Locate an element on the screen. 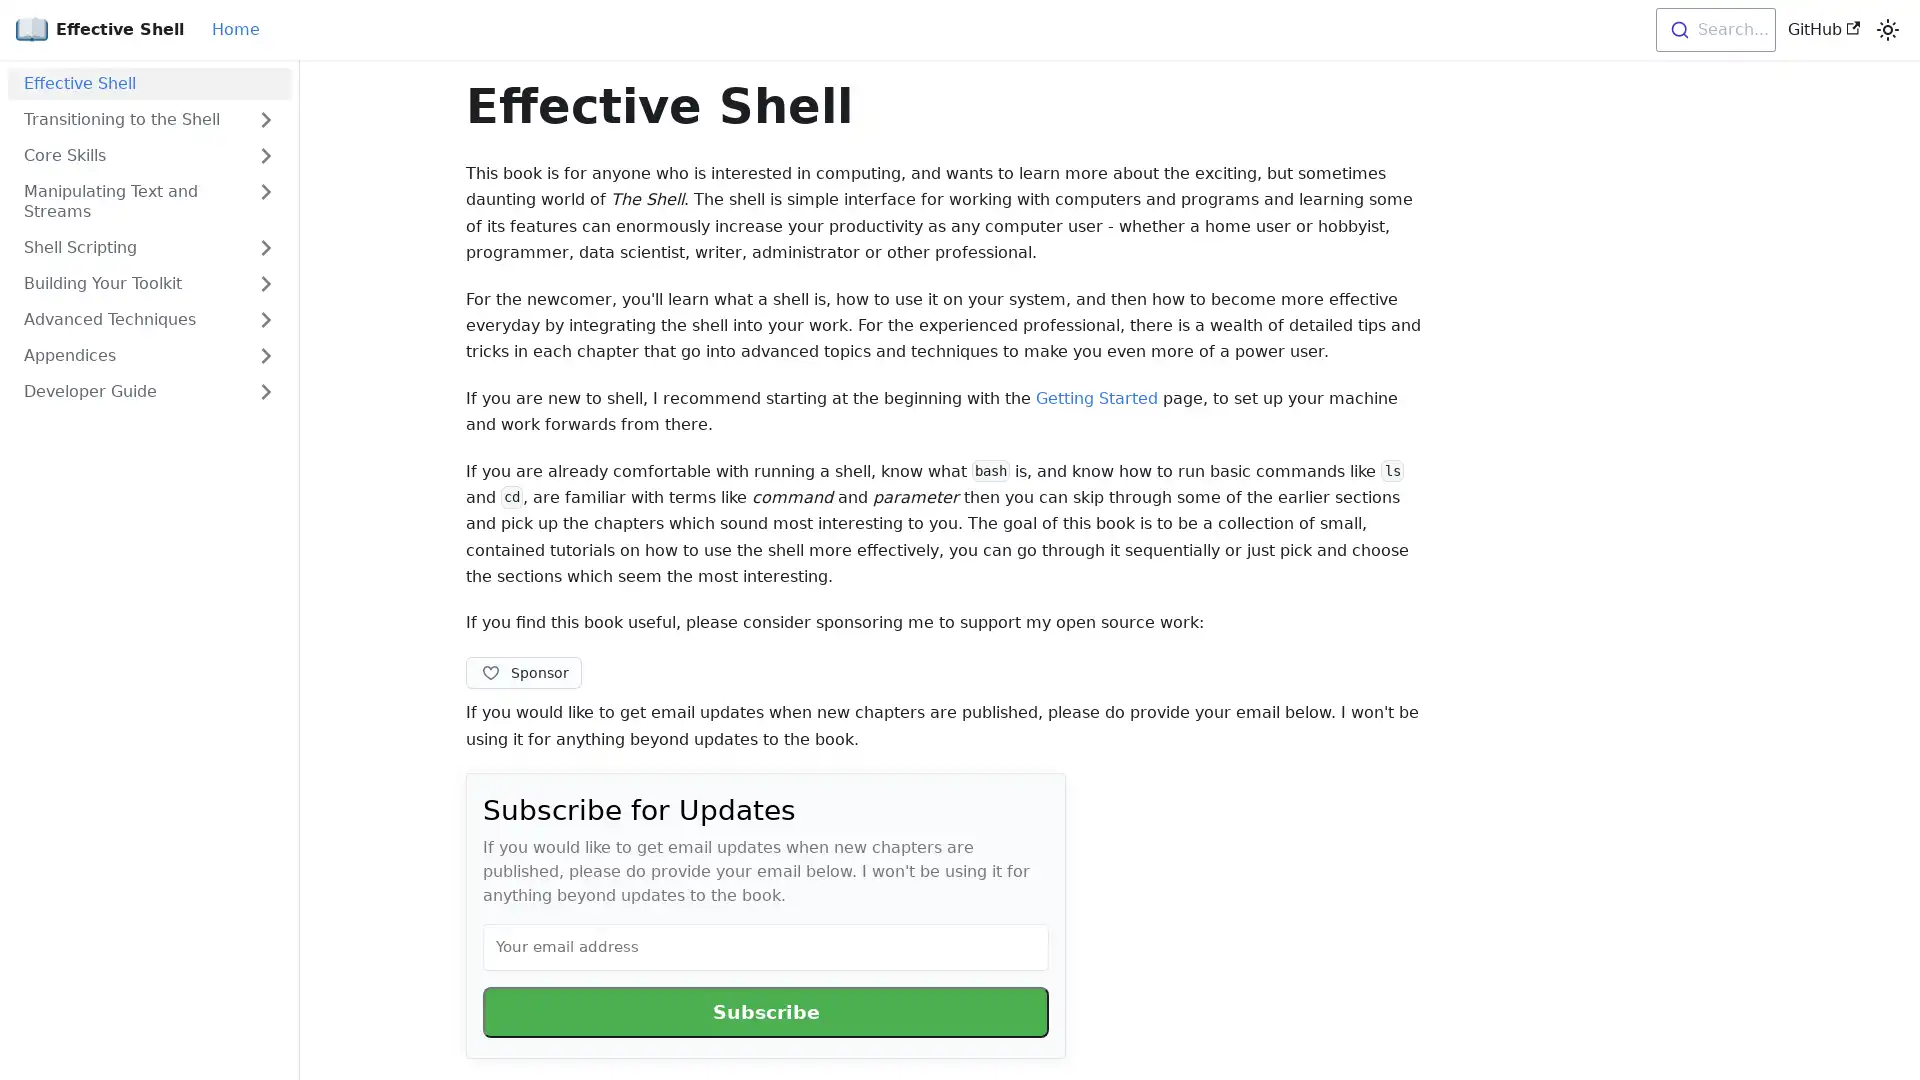 This screenshot has height=1080, width=1920. Toggle the collapsible sidebar category 'Advanced Techniques' is located at coordinates (264, 319).